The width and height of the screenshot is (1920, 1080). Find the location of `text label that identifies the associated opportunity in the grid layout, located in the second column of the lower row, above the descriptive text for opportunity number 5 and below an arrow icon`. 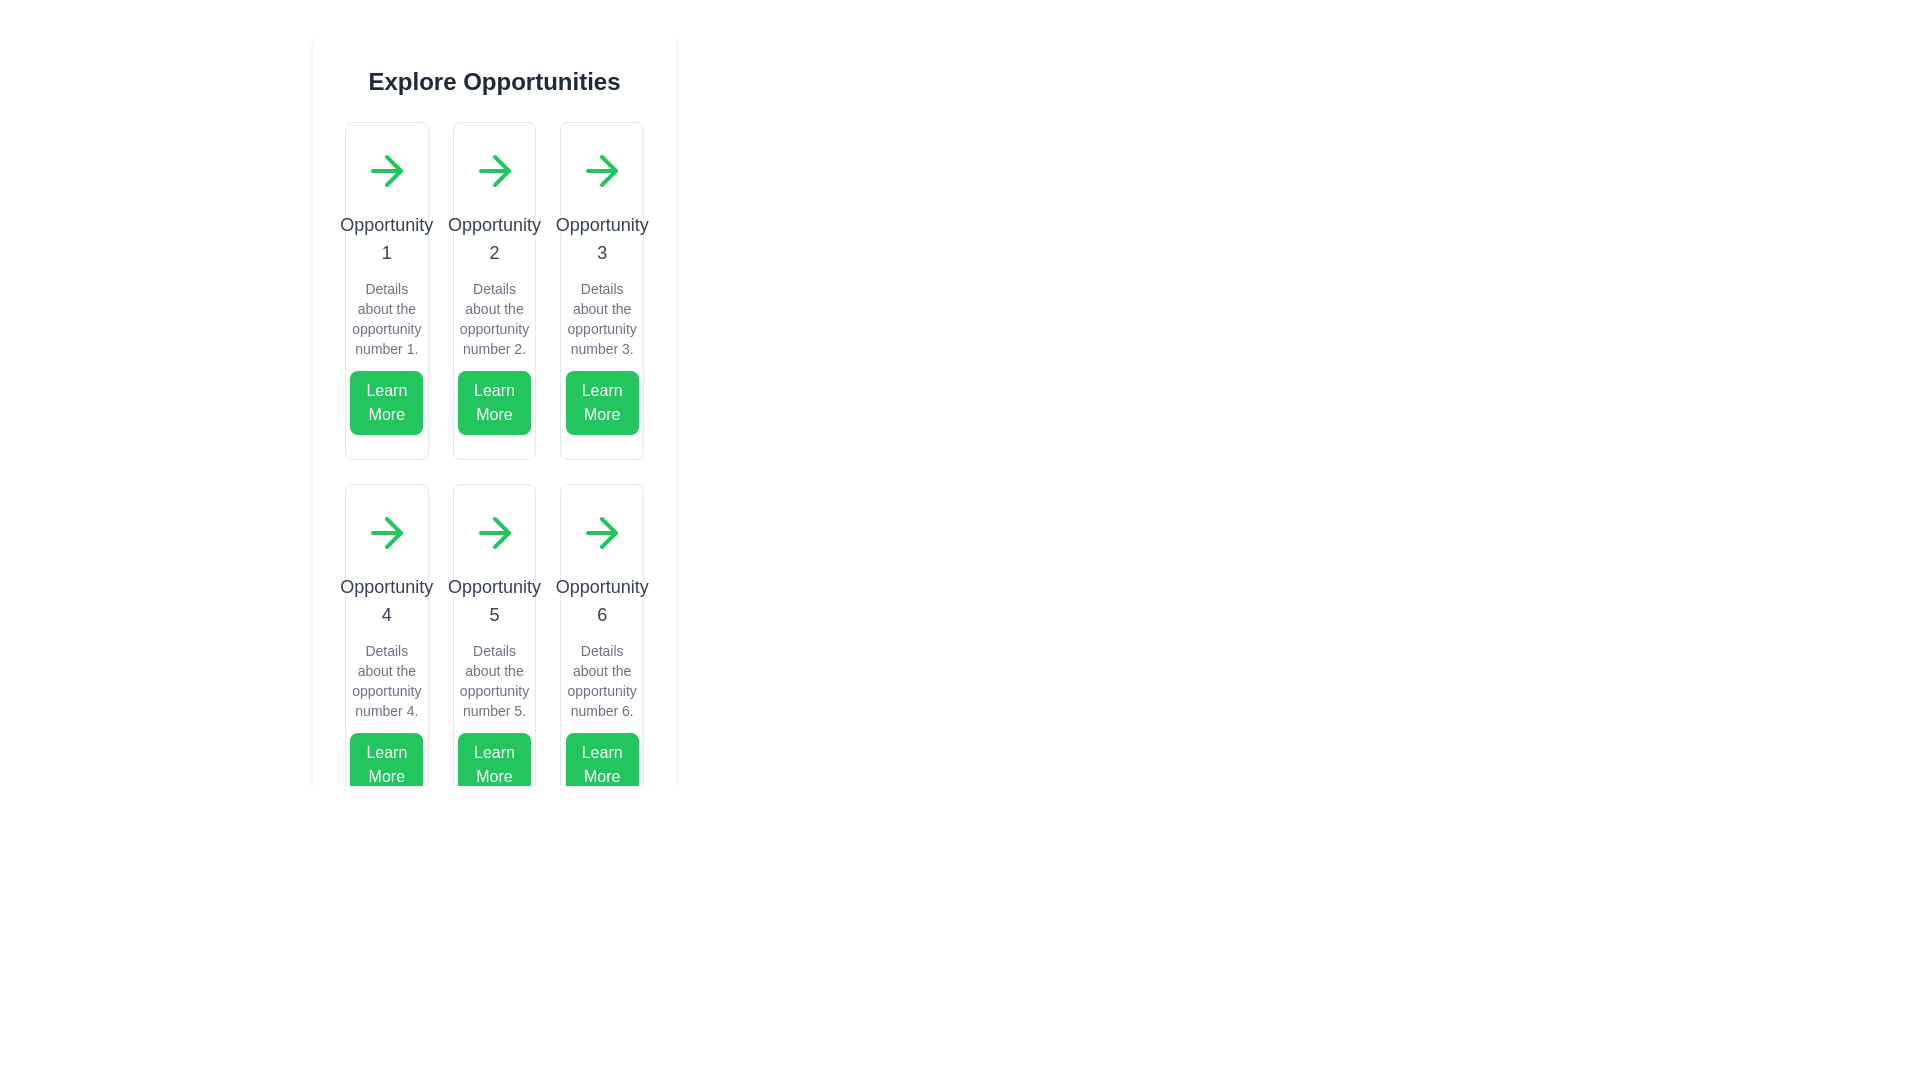

text label that identifies the associated opportunity in the grid layout, located in the second column of the lower row, above the descriptive text for opportunity number 5 and below an arrow icon is located at coordinates (494, 600).